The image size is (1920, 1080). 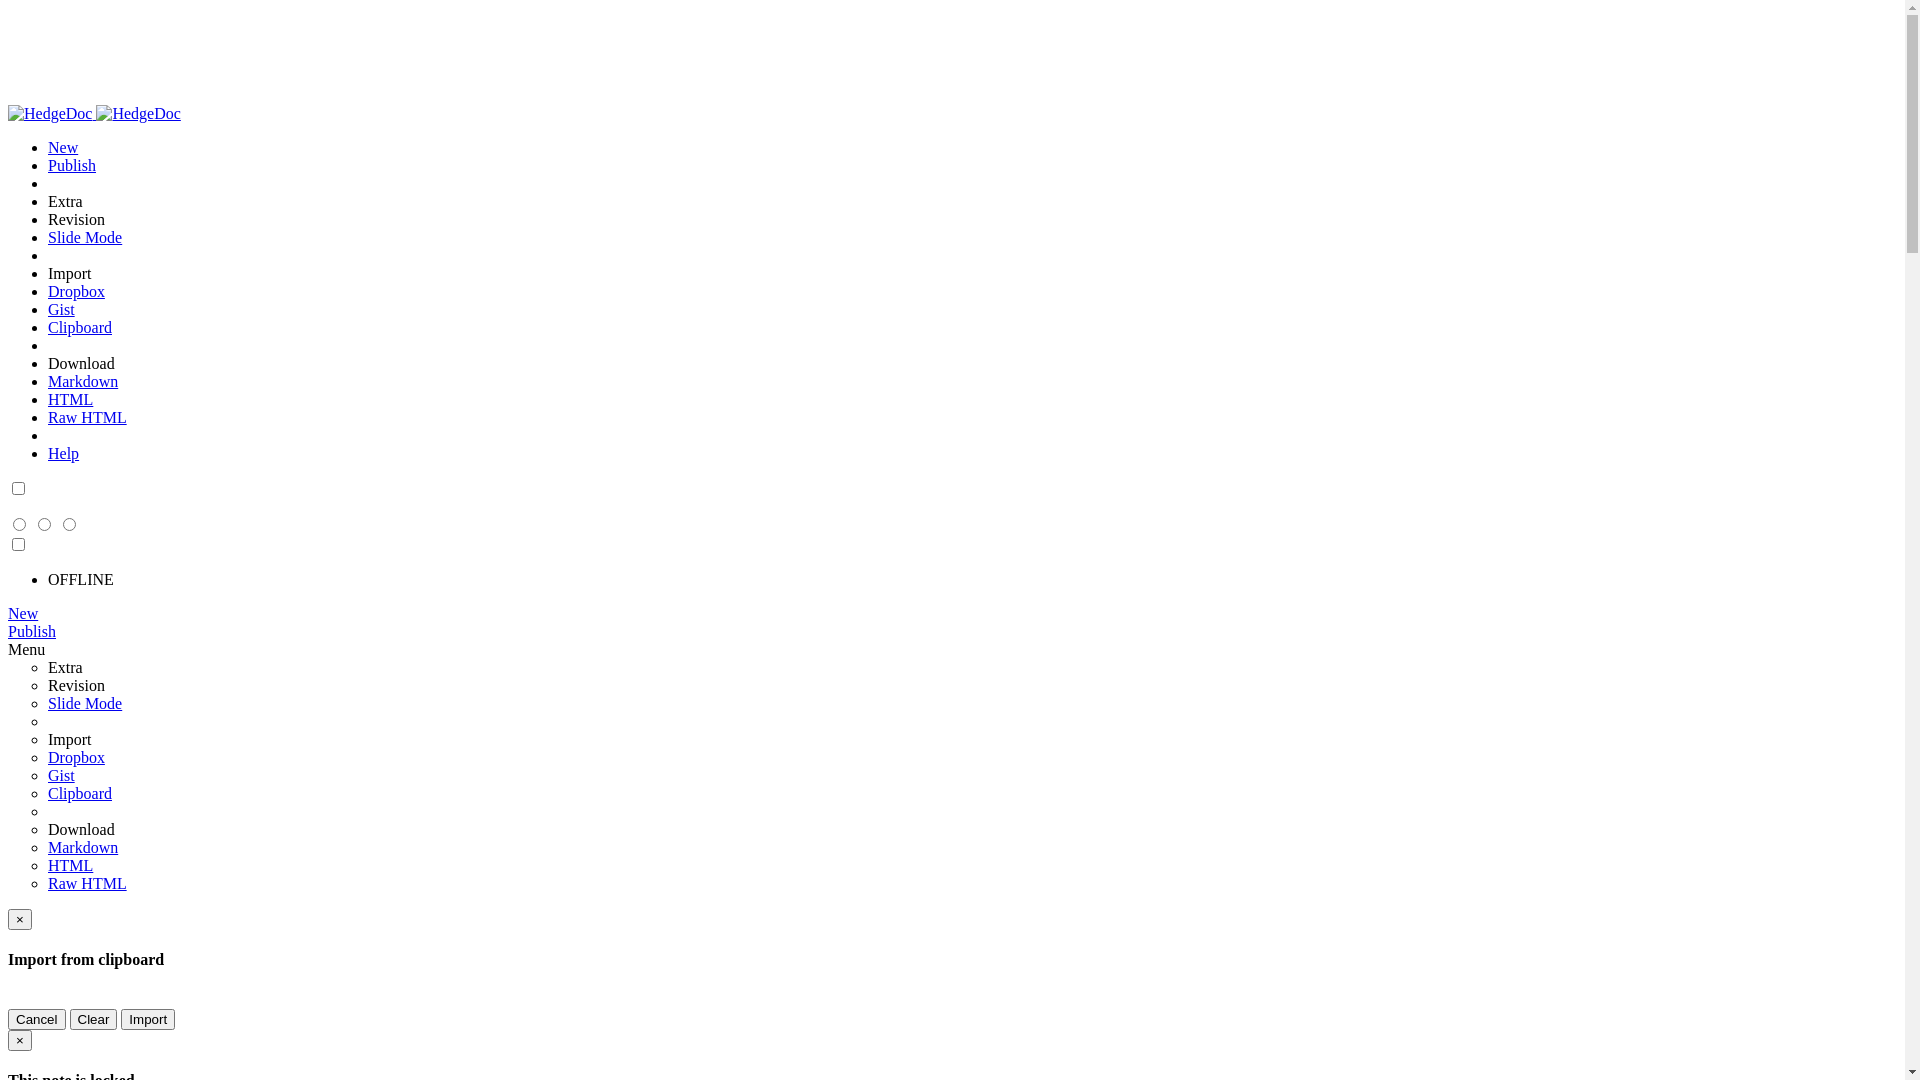 I want to click on 'OFFLINE', so click(x=80, y=579).